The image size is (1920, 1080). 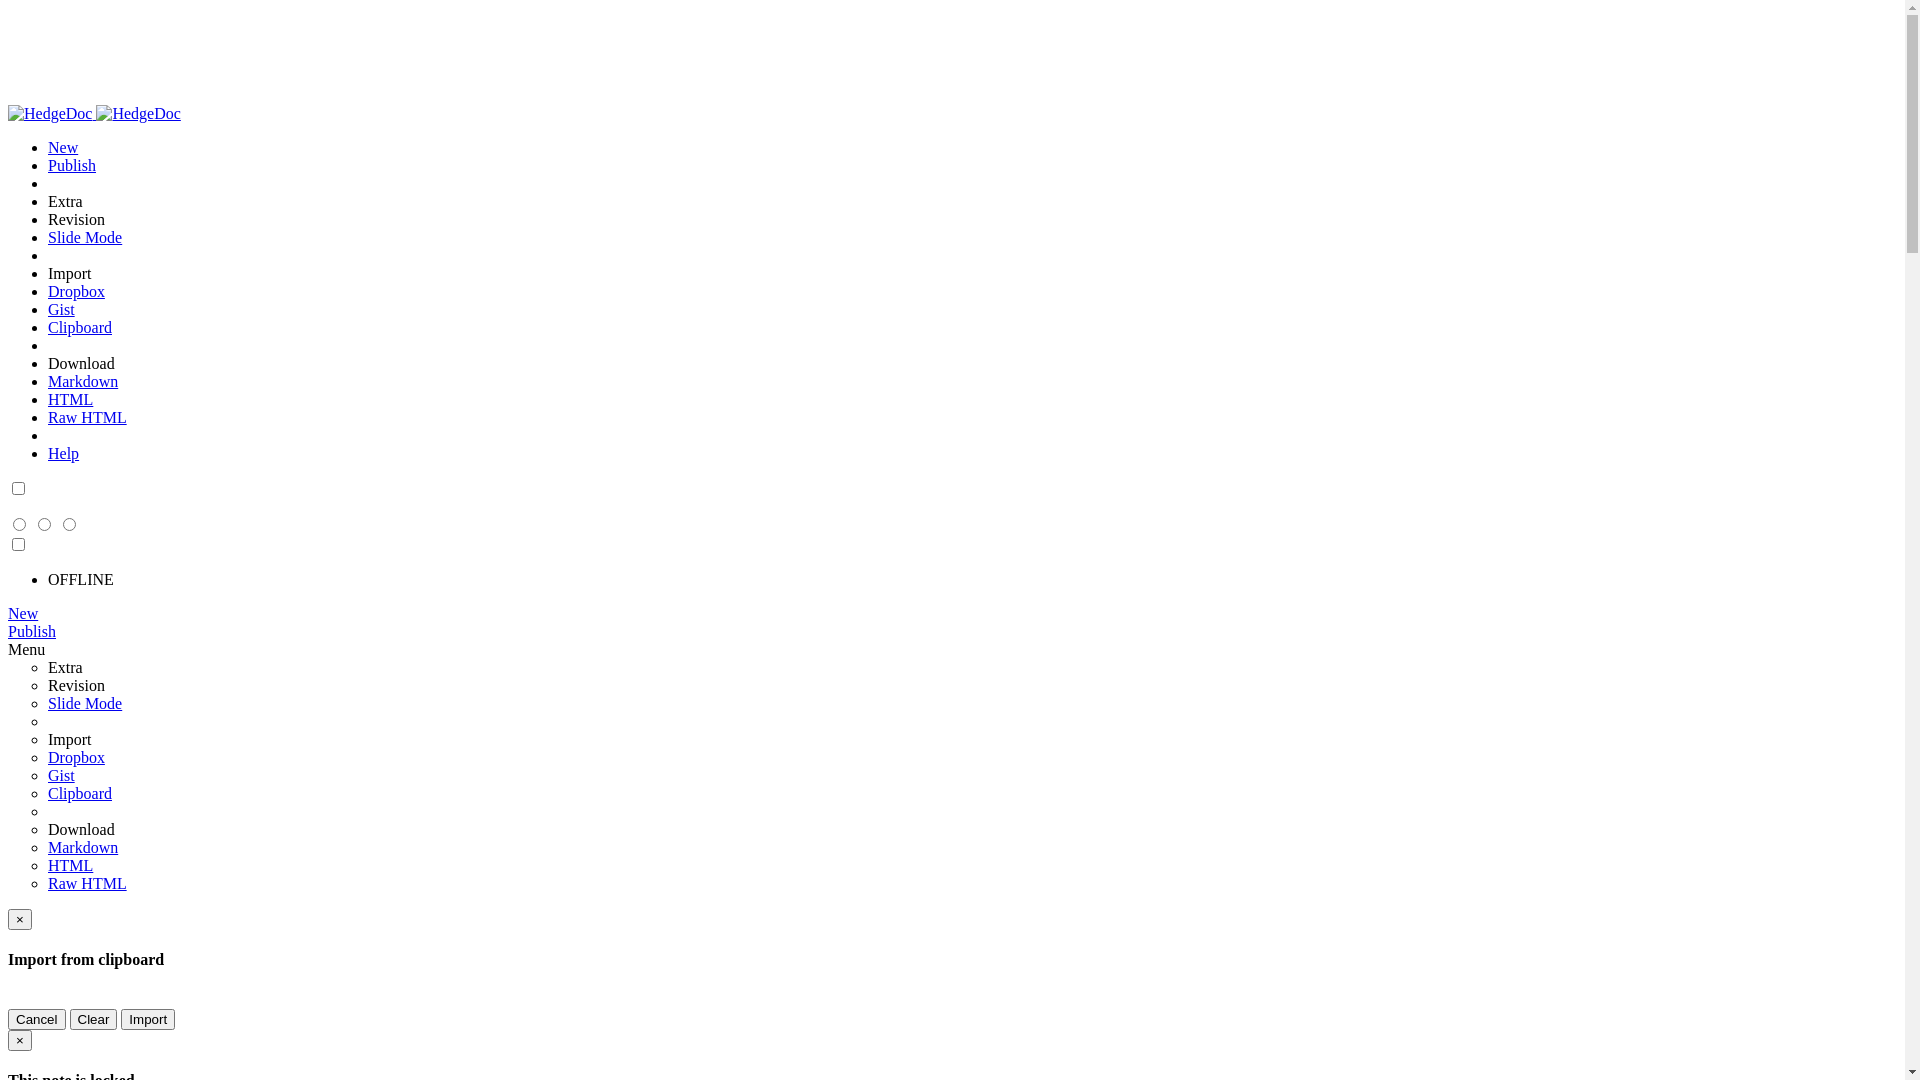 I want to click on 'OFFLINE', so click(x=80, y=579).